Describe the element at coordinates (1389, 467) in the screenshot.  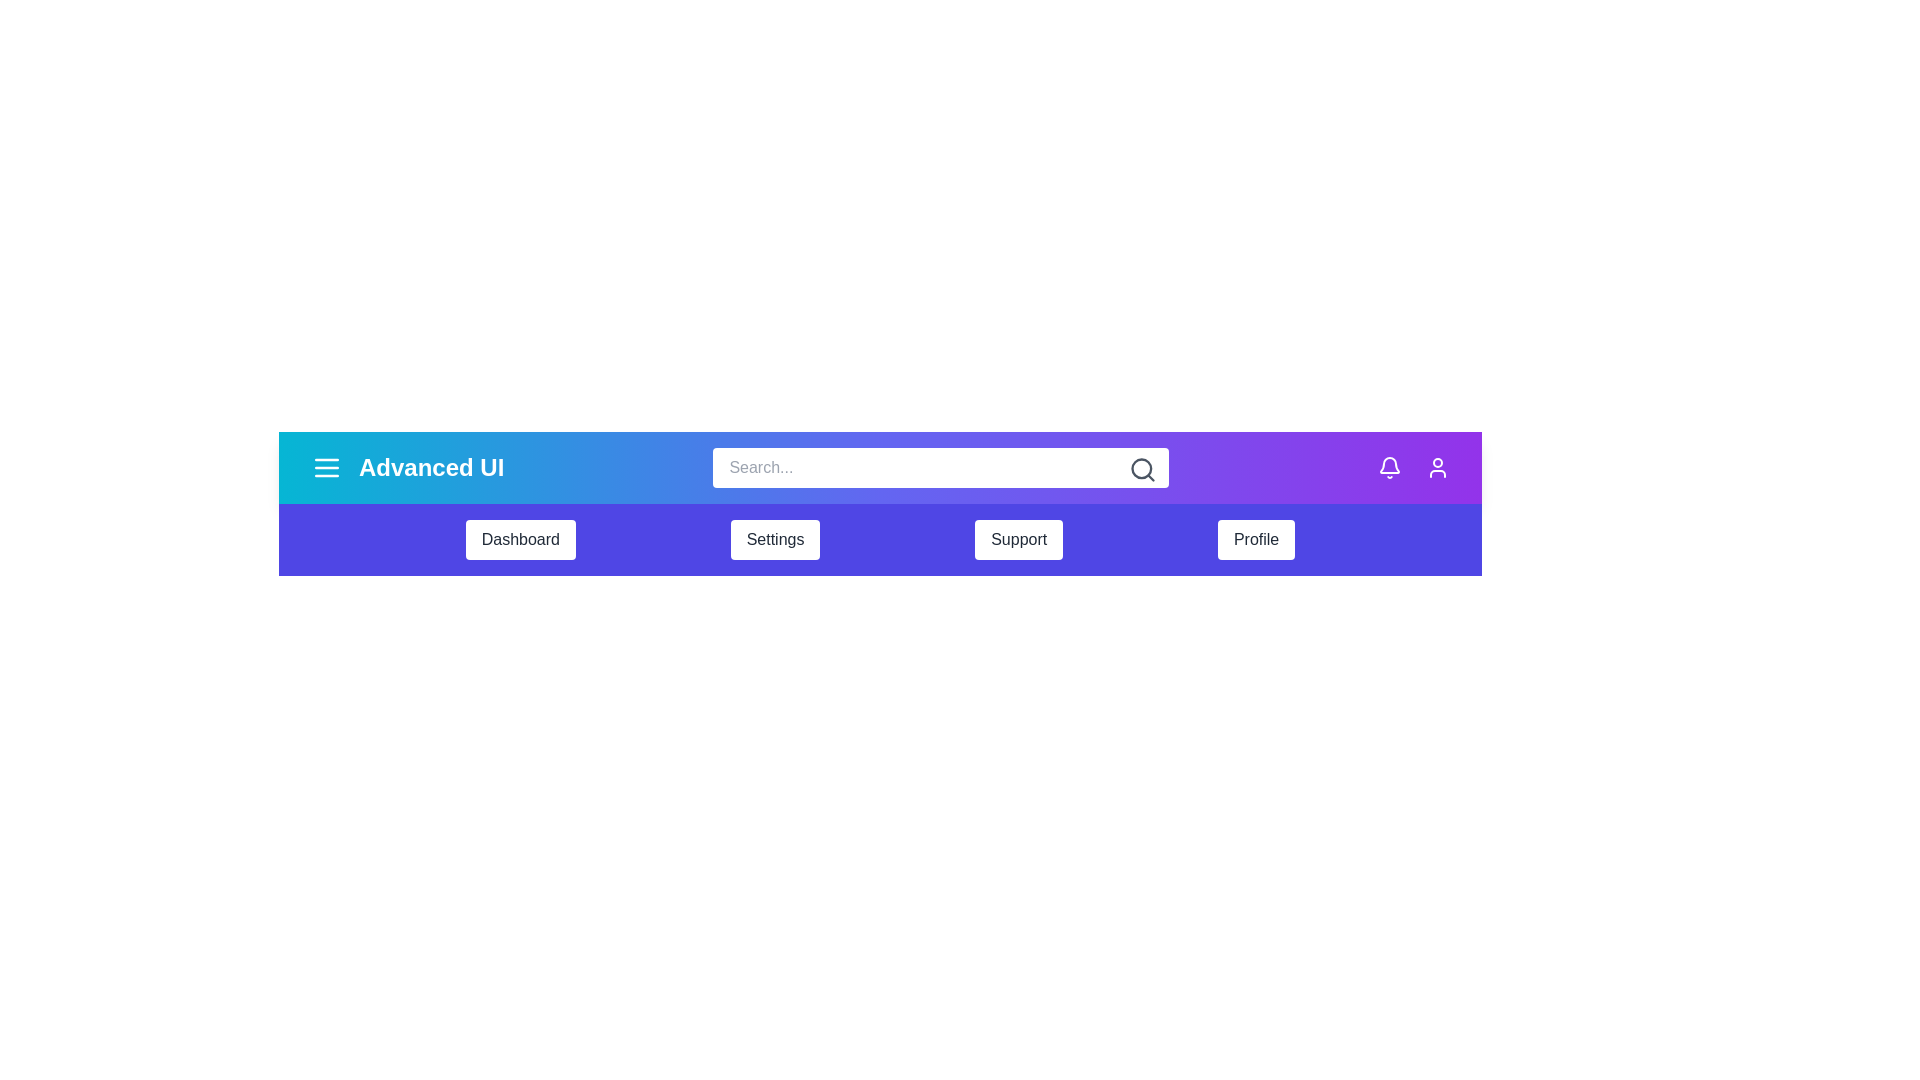
I see `the bell icon to view notifications` at that location.